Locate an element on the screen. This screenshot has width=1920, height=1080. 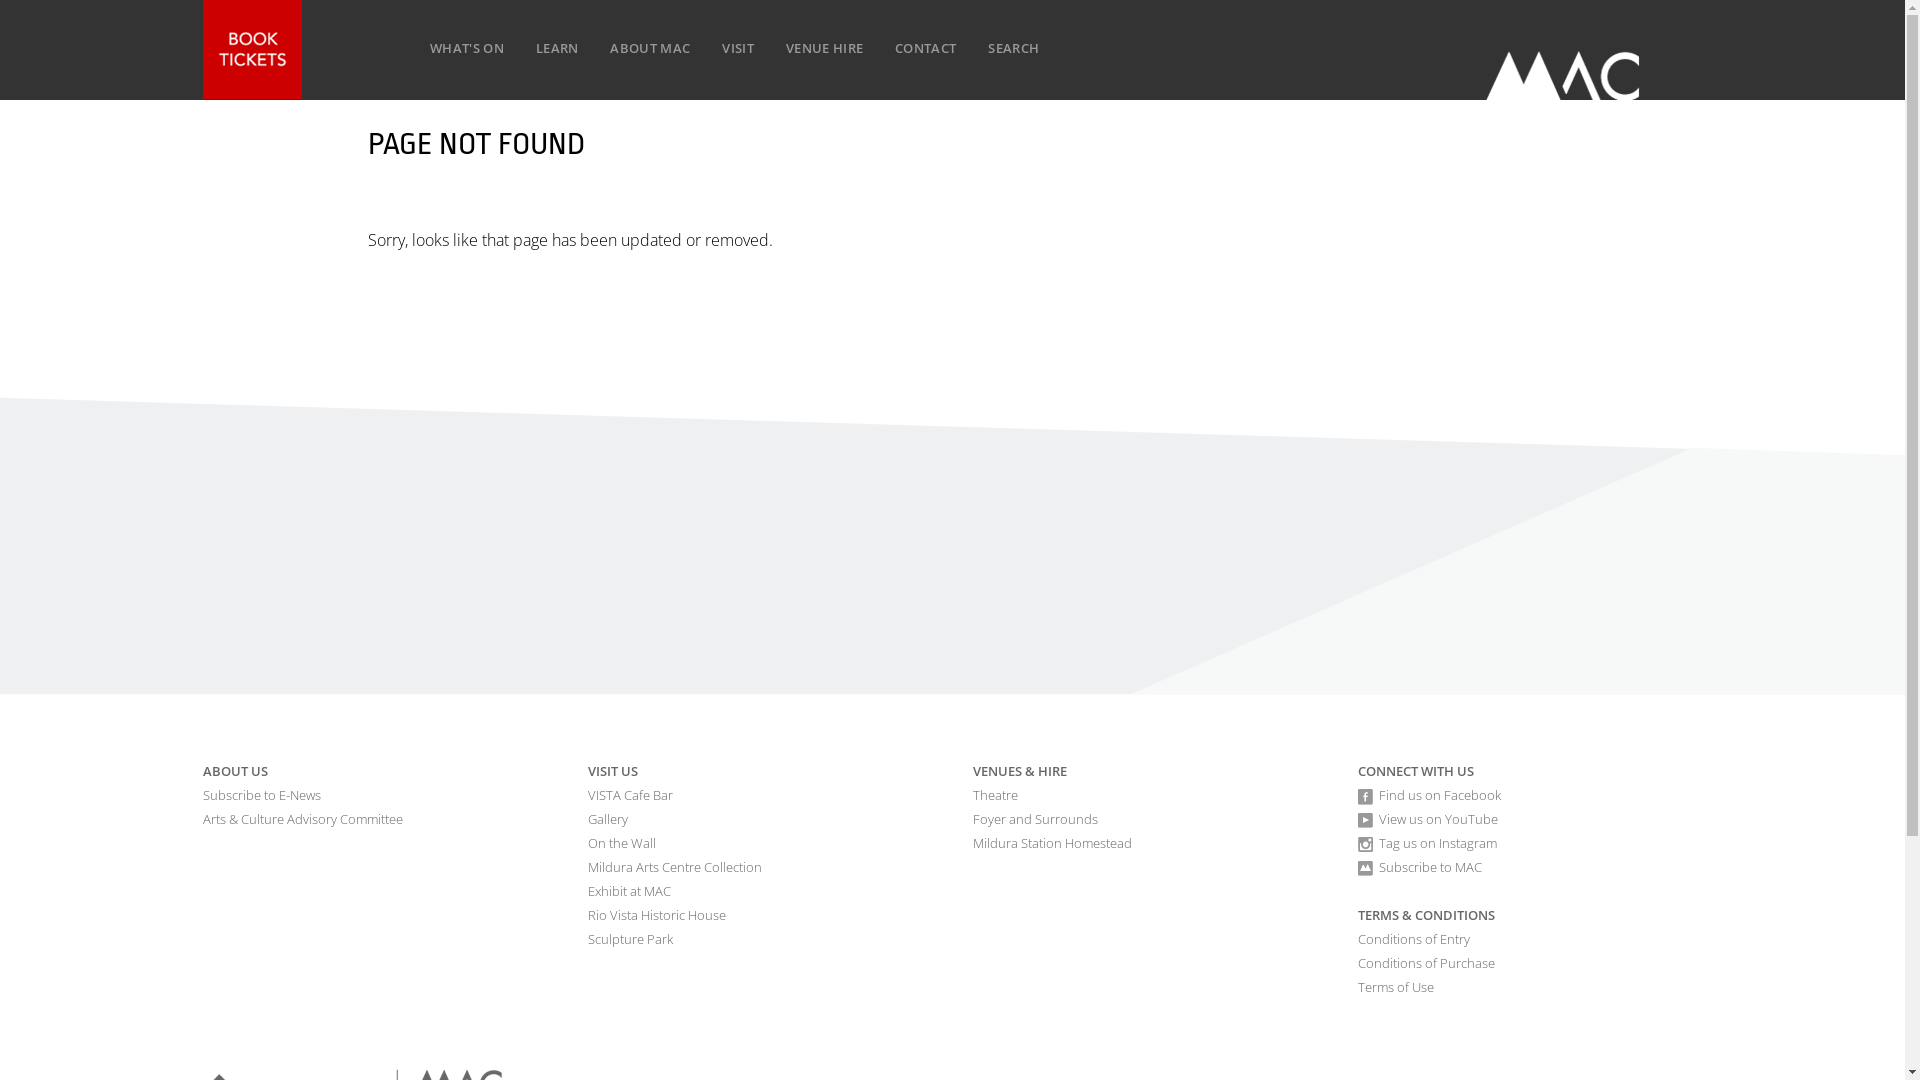
'LEARN' is located at coordinates (556, 47).